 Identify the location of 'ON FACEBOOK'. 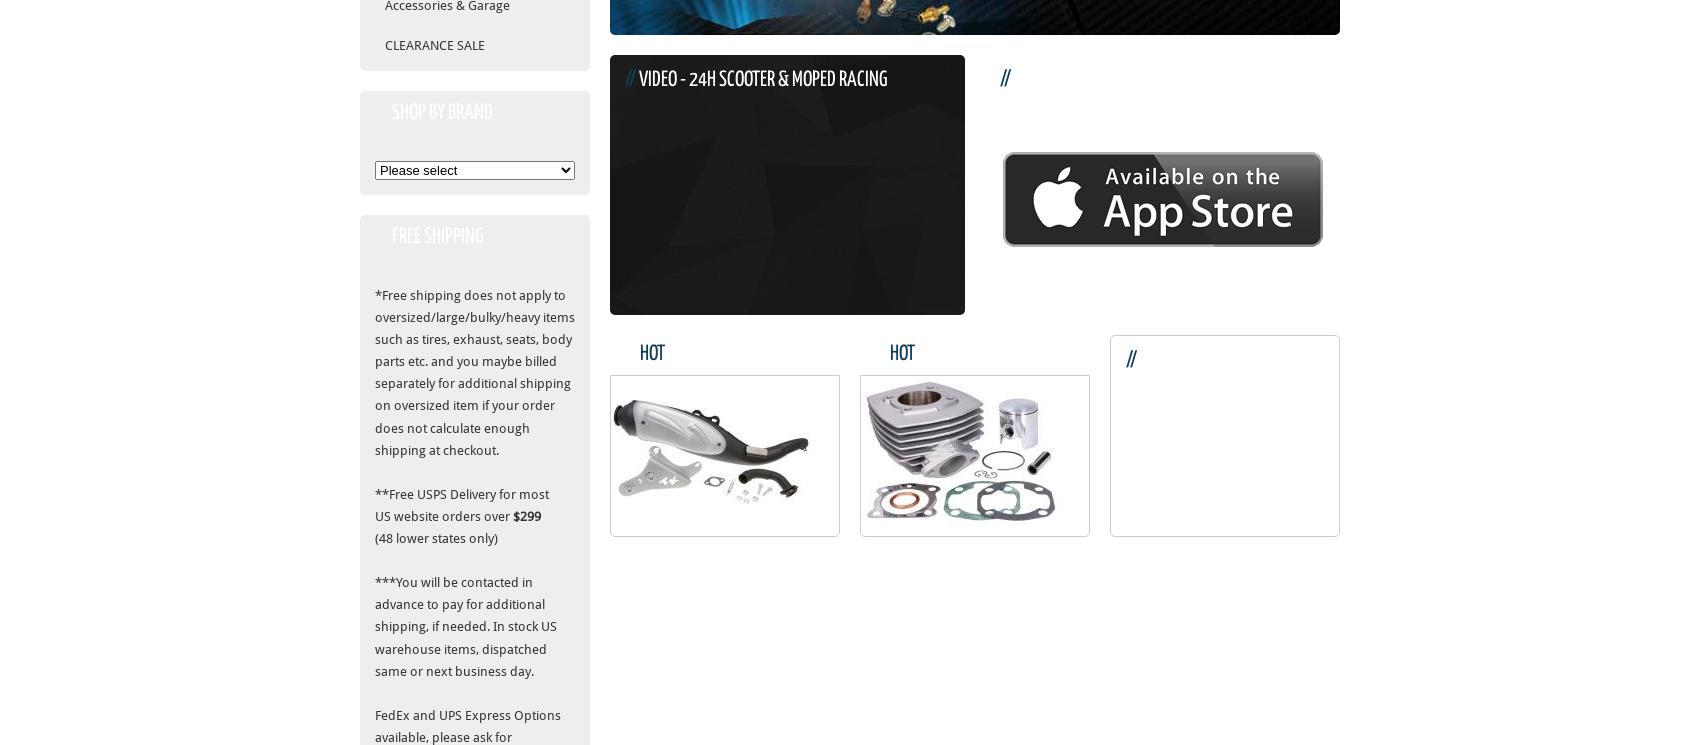
(1169, 389).